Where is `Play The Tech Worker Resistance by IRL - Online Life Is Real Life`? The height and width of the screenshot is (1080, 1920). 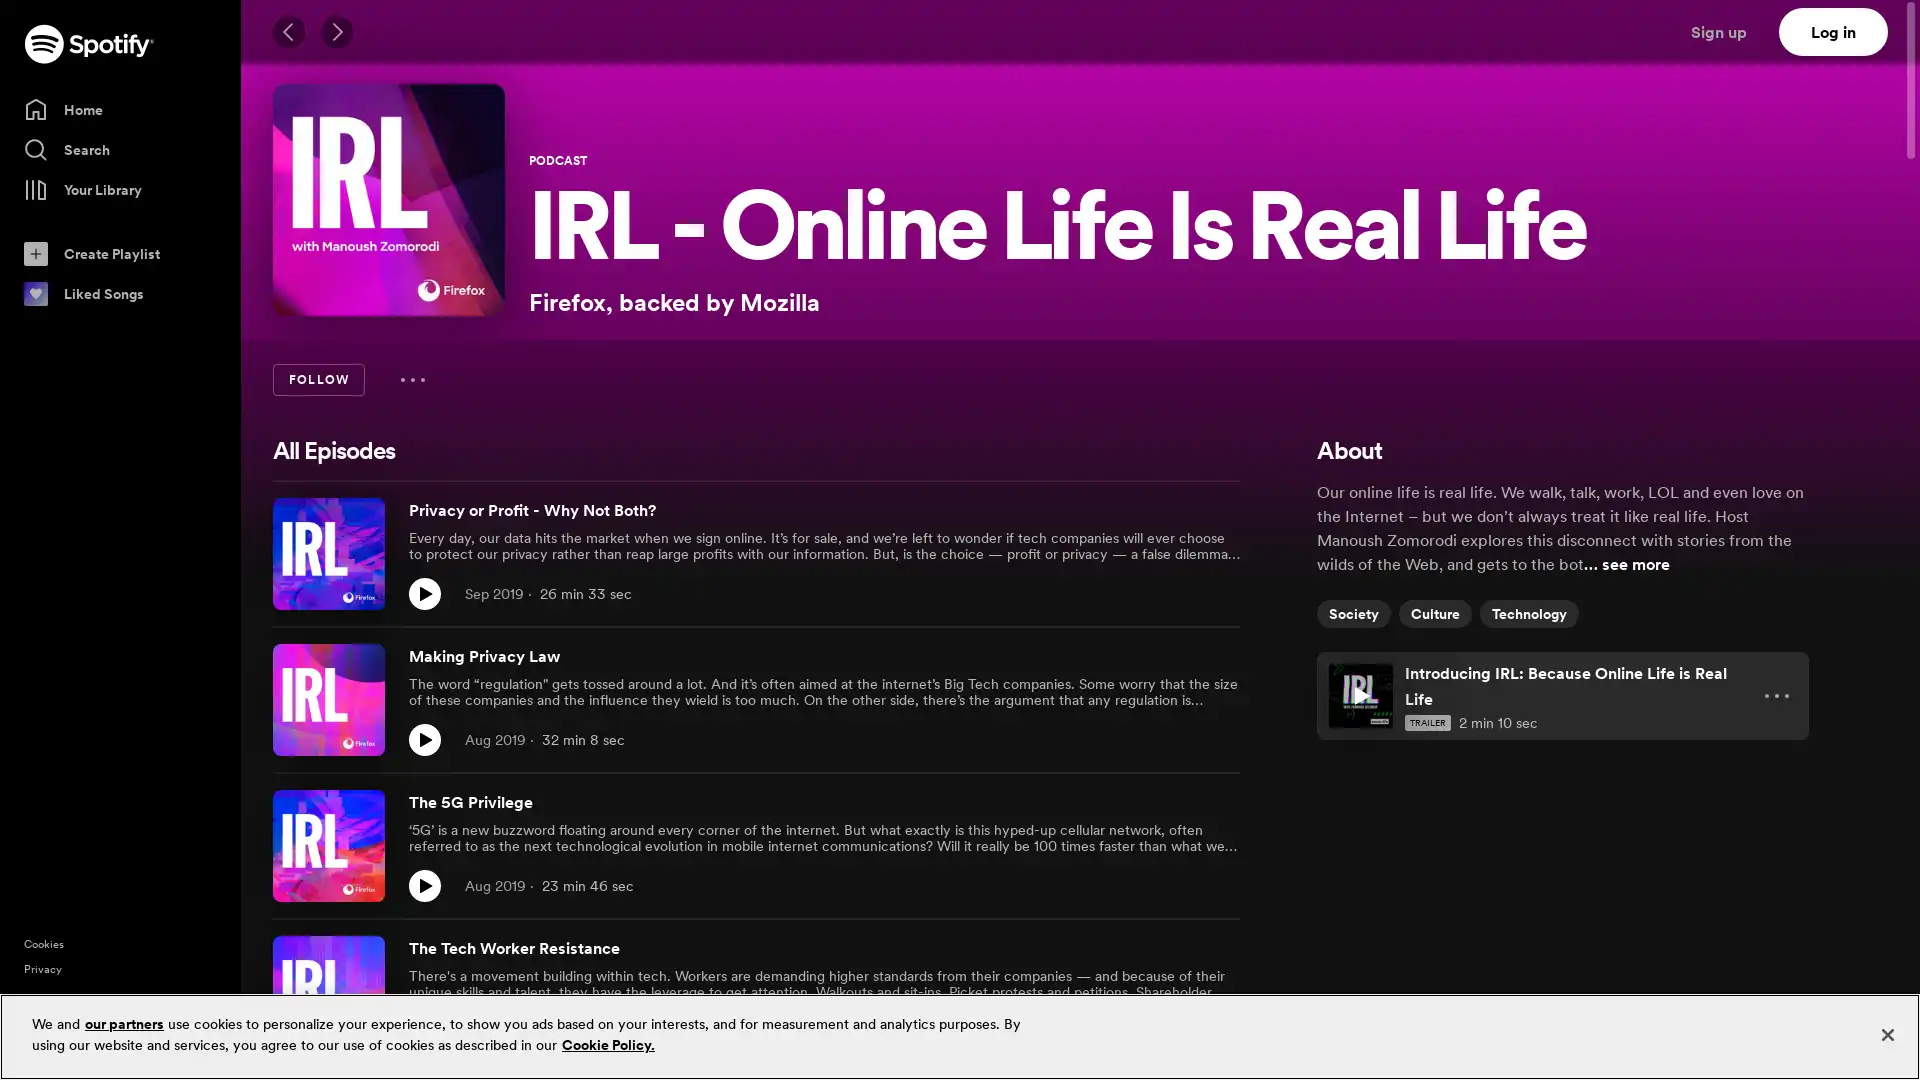
Play The Tech Worker Resistance by IRL - Online Life Is Real Life is located at coordinates (424, 1032).